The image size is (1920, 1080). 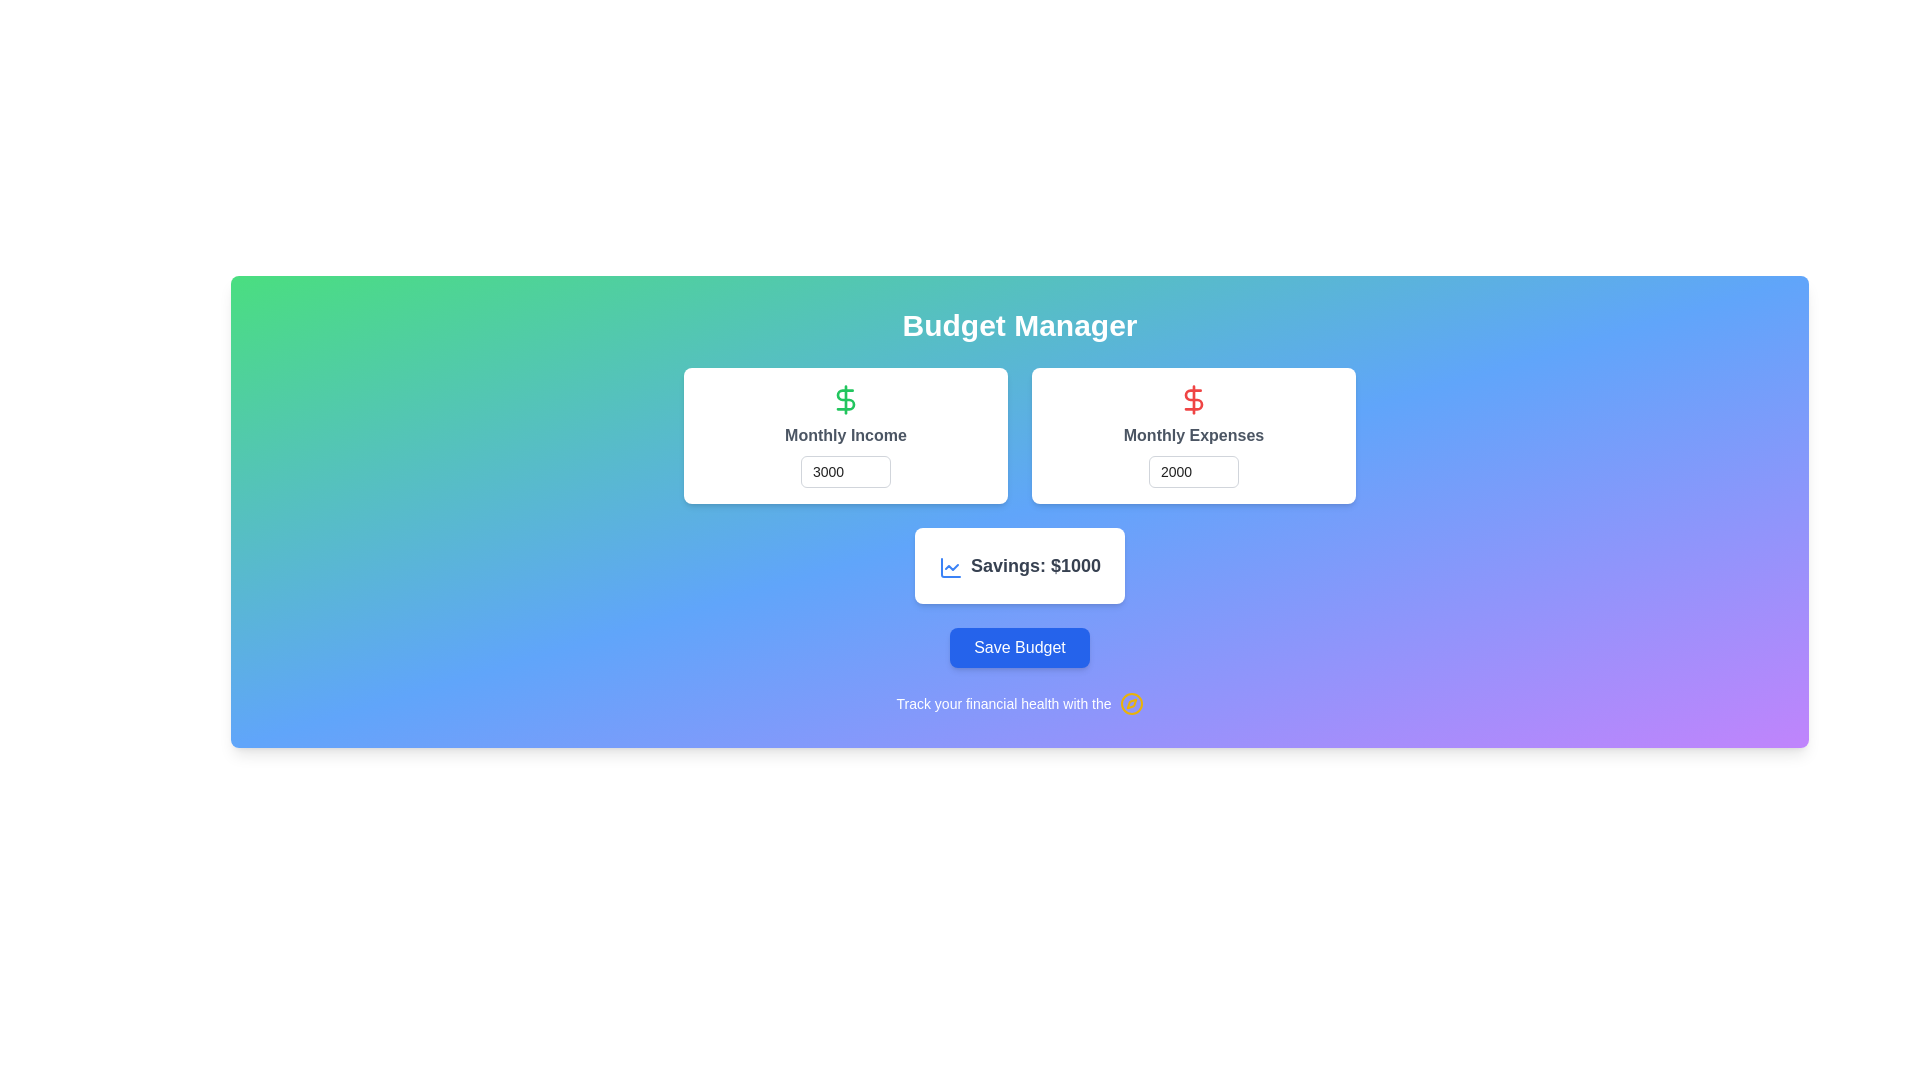 What do you see at coordinates (1003, 703) in the screenshot?
I see `the text label element located at the bottom center of the interface, just below the 'Save Budget' button` at bounding box center [1003, 703].